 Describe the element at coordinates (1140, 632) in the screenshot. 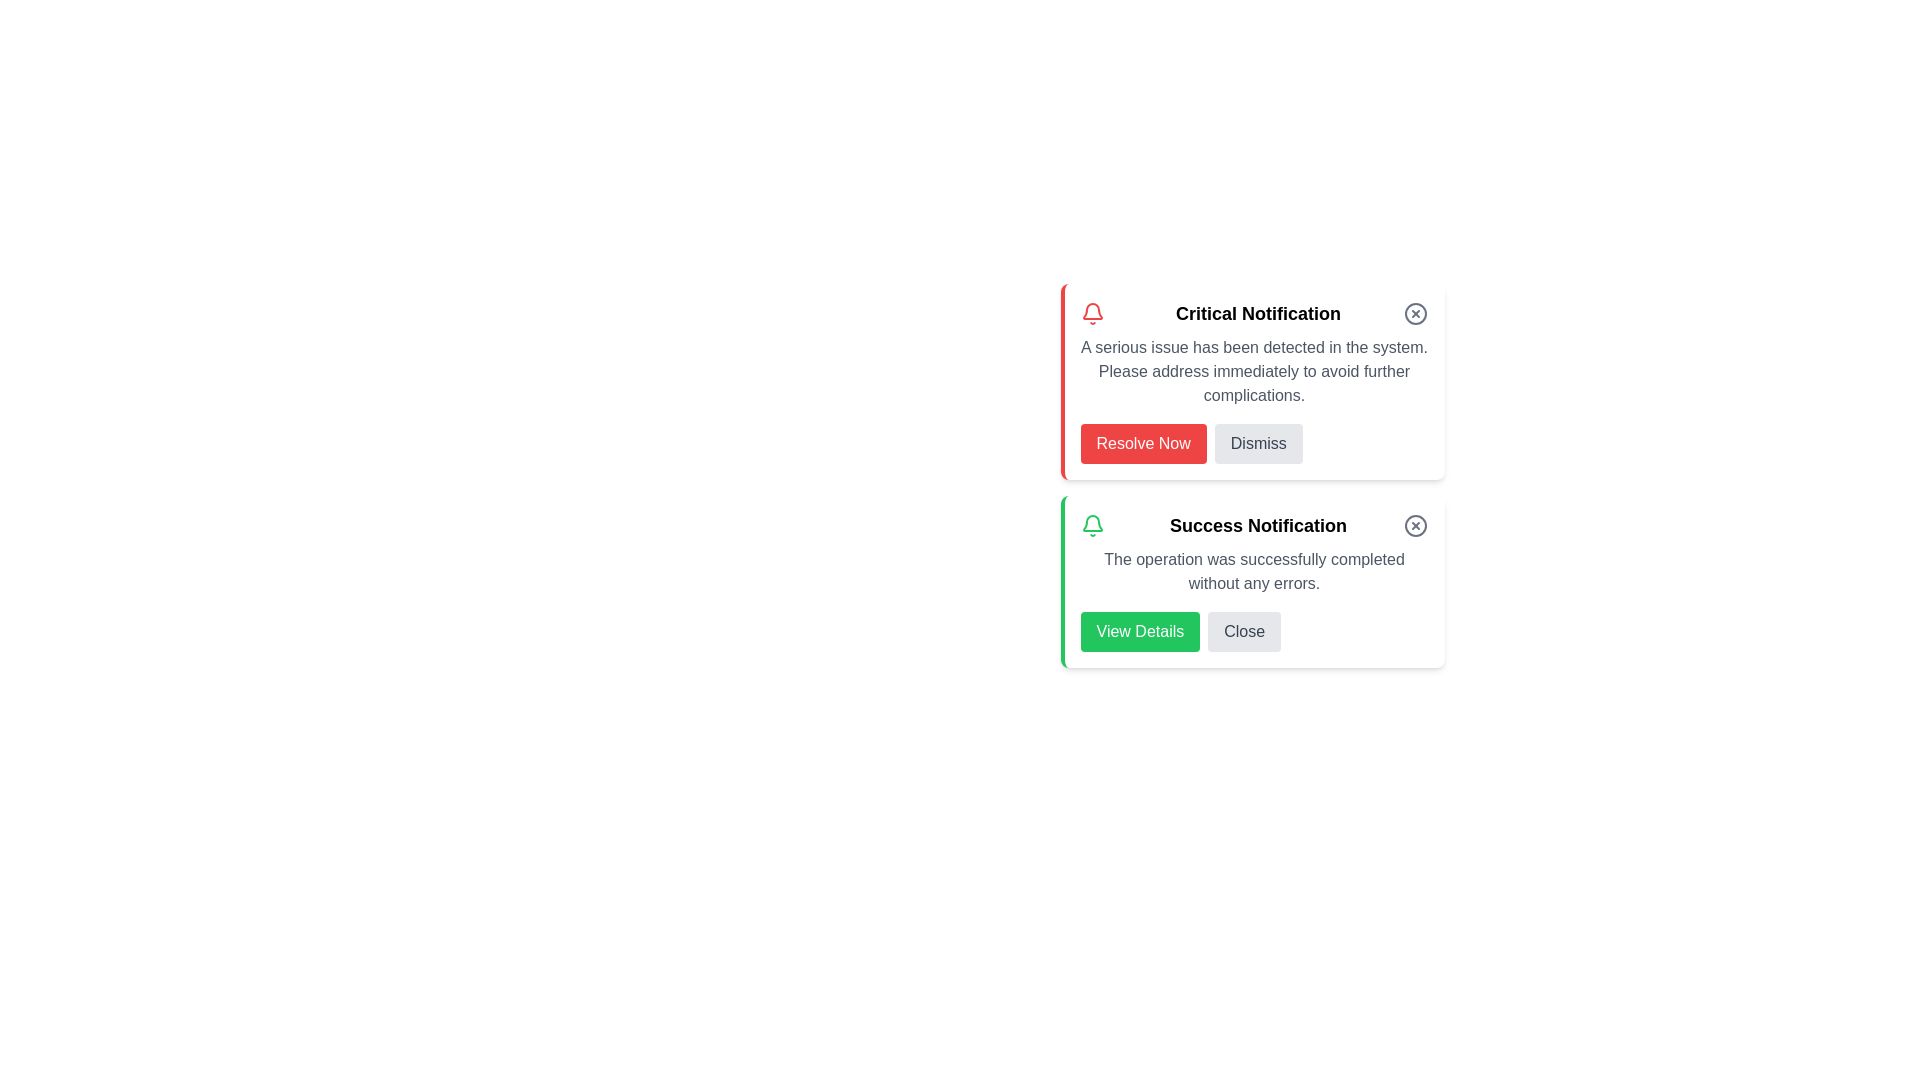

I see `the 'View Details' button with a green background and white text` at that location.